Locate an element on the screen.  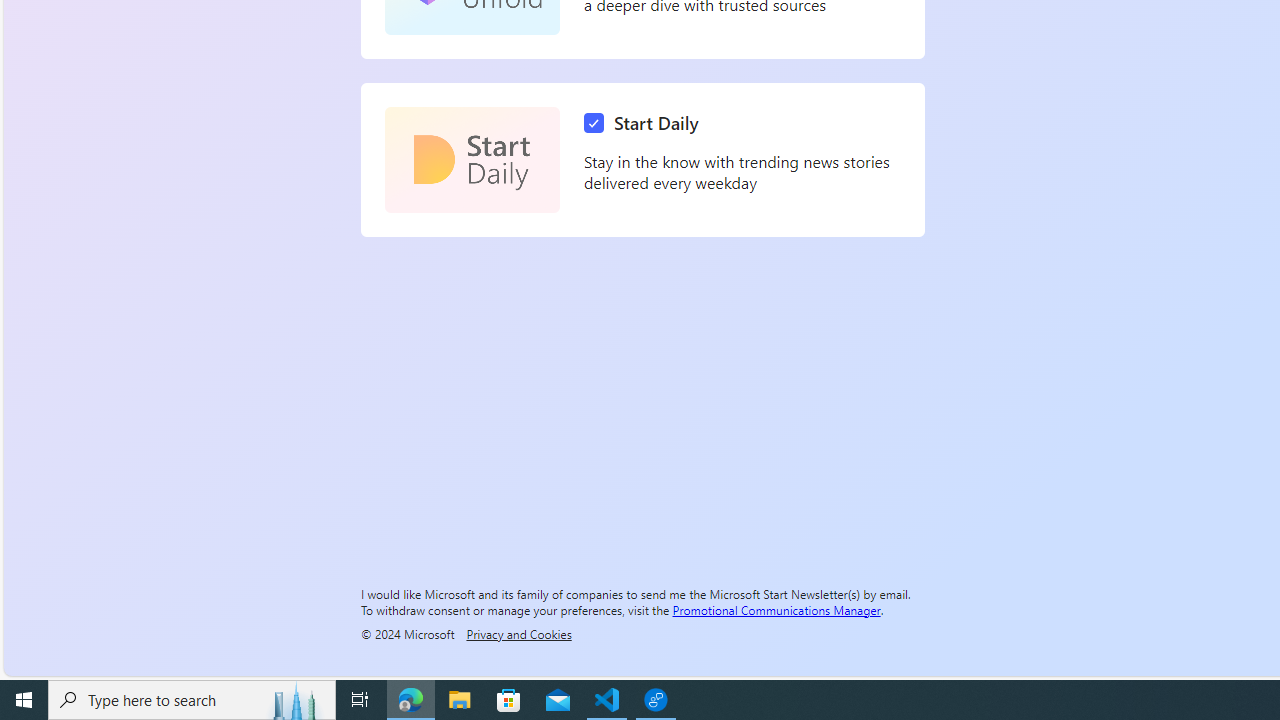
'Promotional Communications Manager' is located at coordinates (775, 608).